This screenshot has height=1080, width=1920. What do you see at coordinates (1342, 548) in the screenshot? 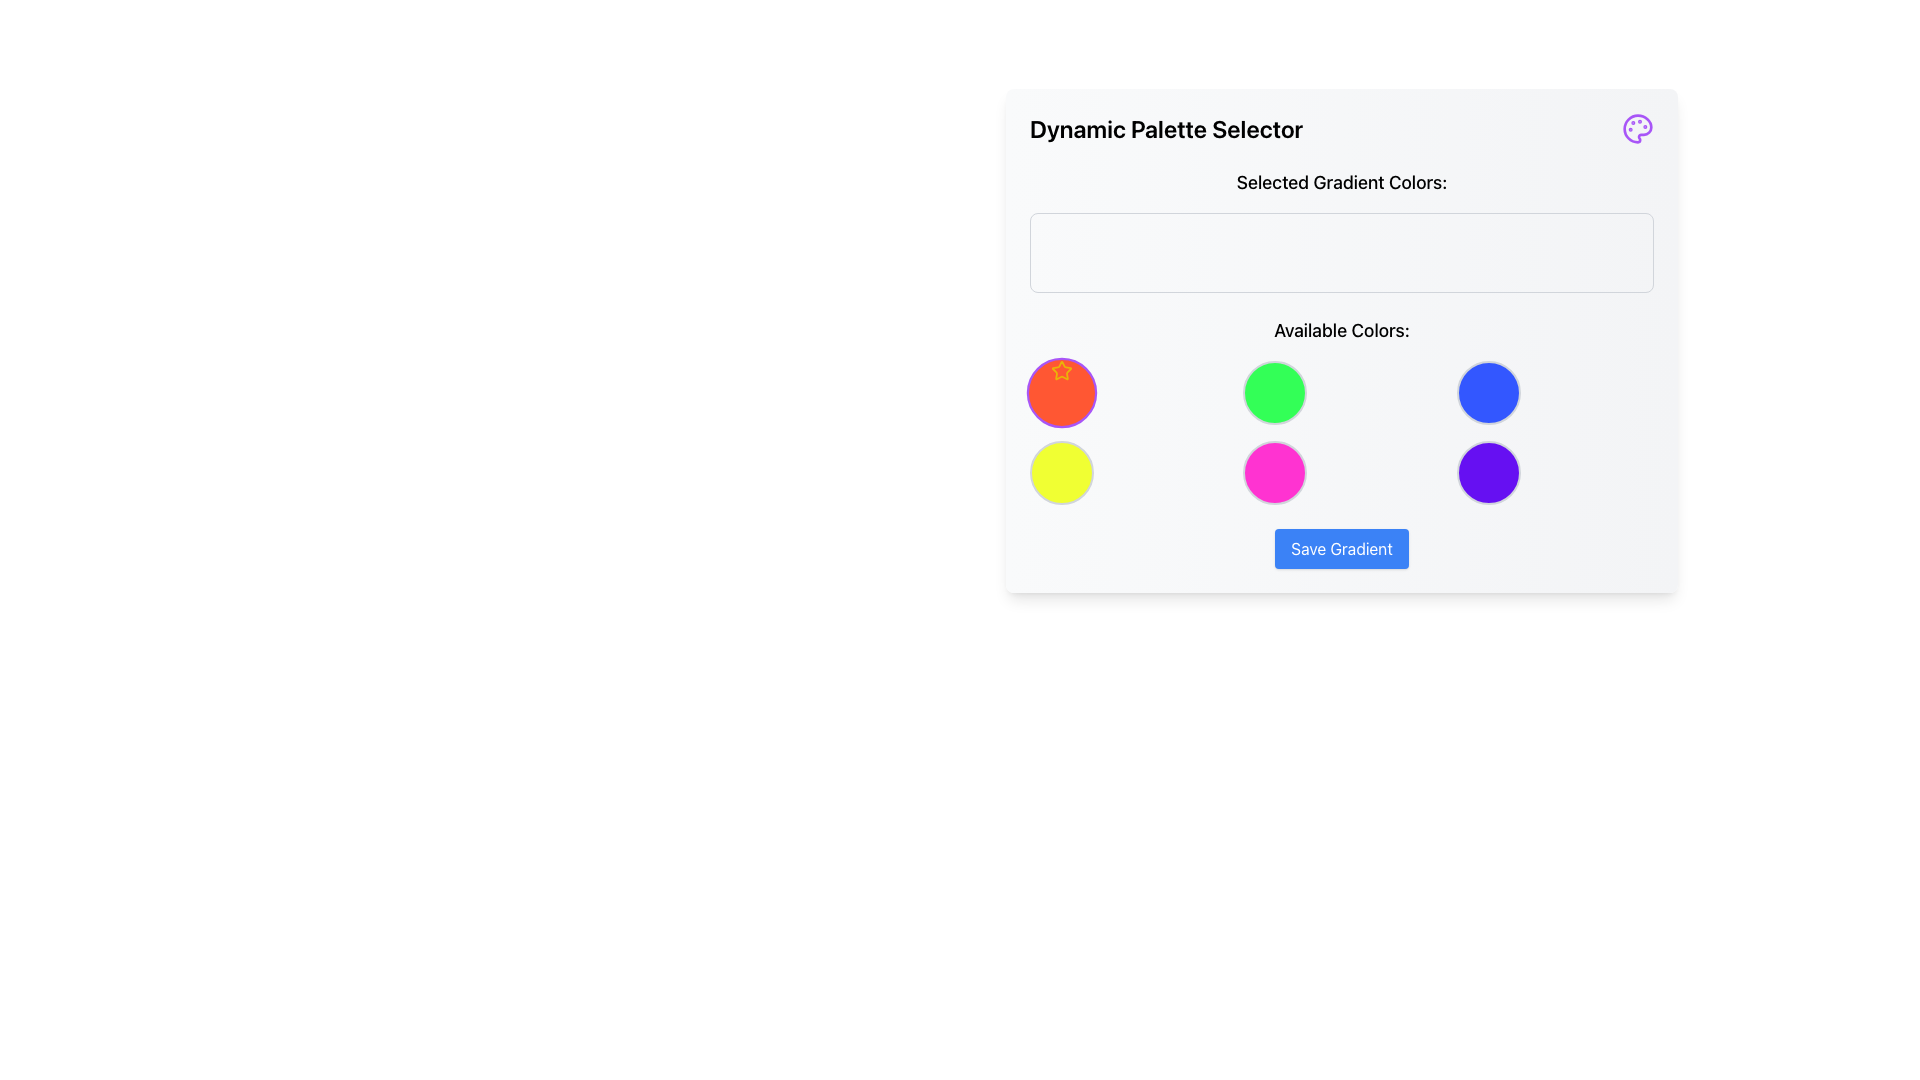
I see `the save button located at the bottom center of the 'Dynamic Palette Selector' panel, directly below the 'Available Colors' section` at bounding box center [1342, 548].